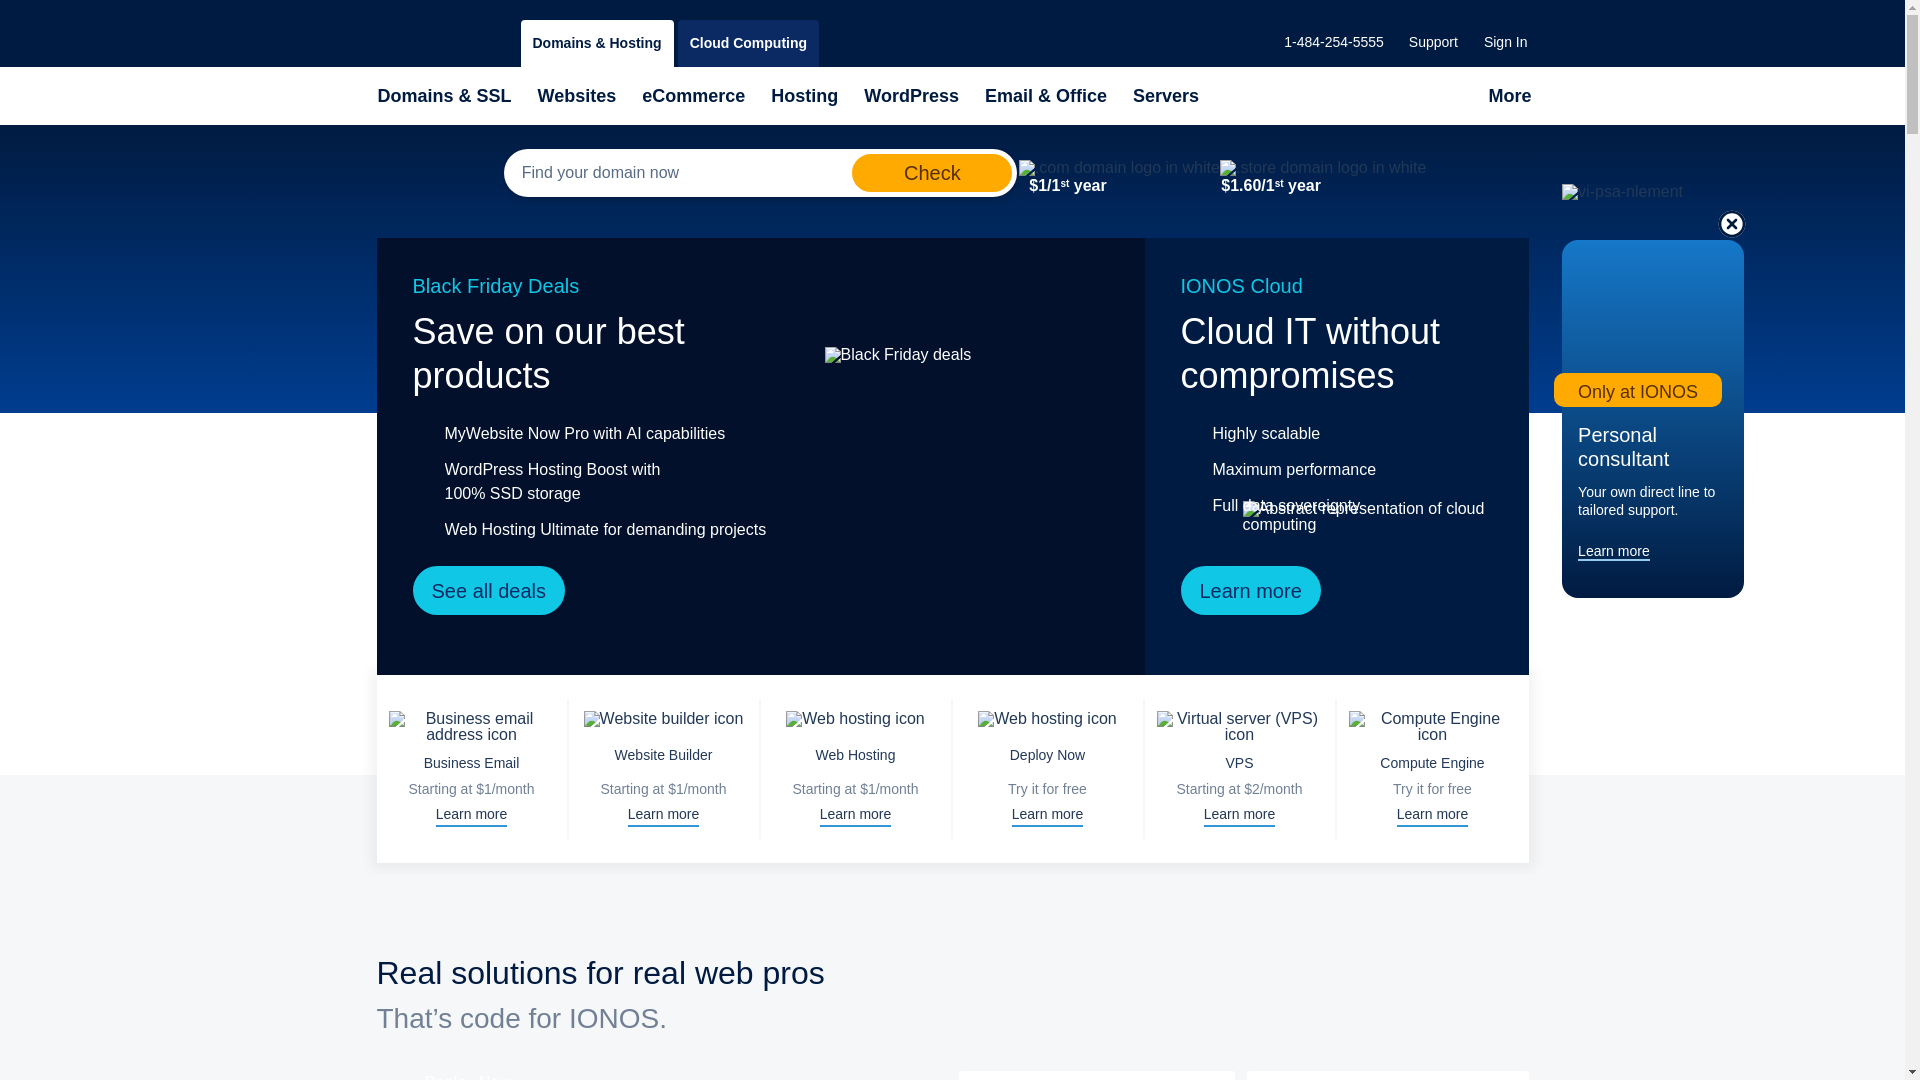 The image size is (1920, 1080). I want to click on 'Email & Office', so click(983, 96).